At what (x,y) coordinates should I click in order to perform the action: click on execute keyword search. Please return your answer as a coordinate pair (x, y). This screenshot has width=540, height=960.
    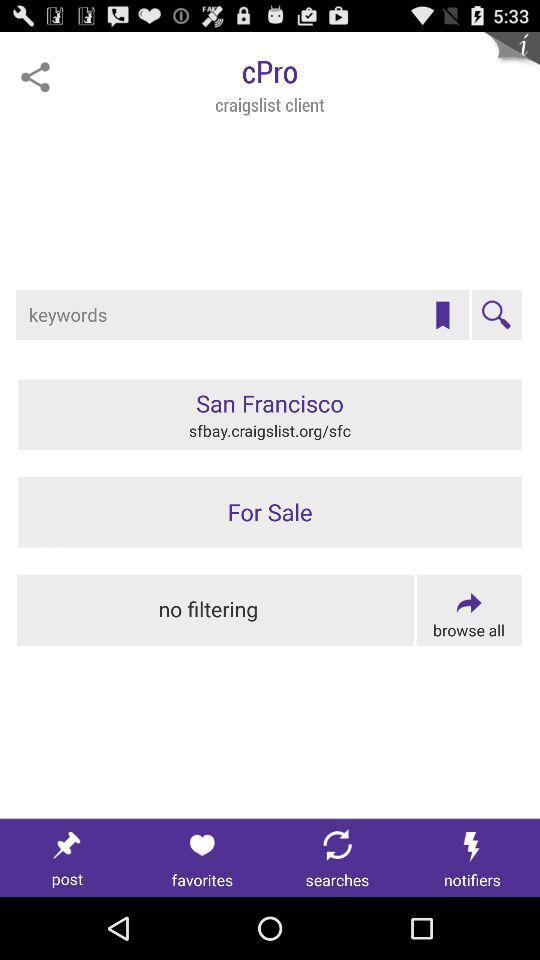
    Looking at the image, I should click on (495, 315).